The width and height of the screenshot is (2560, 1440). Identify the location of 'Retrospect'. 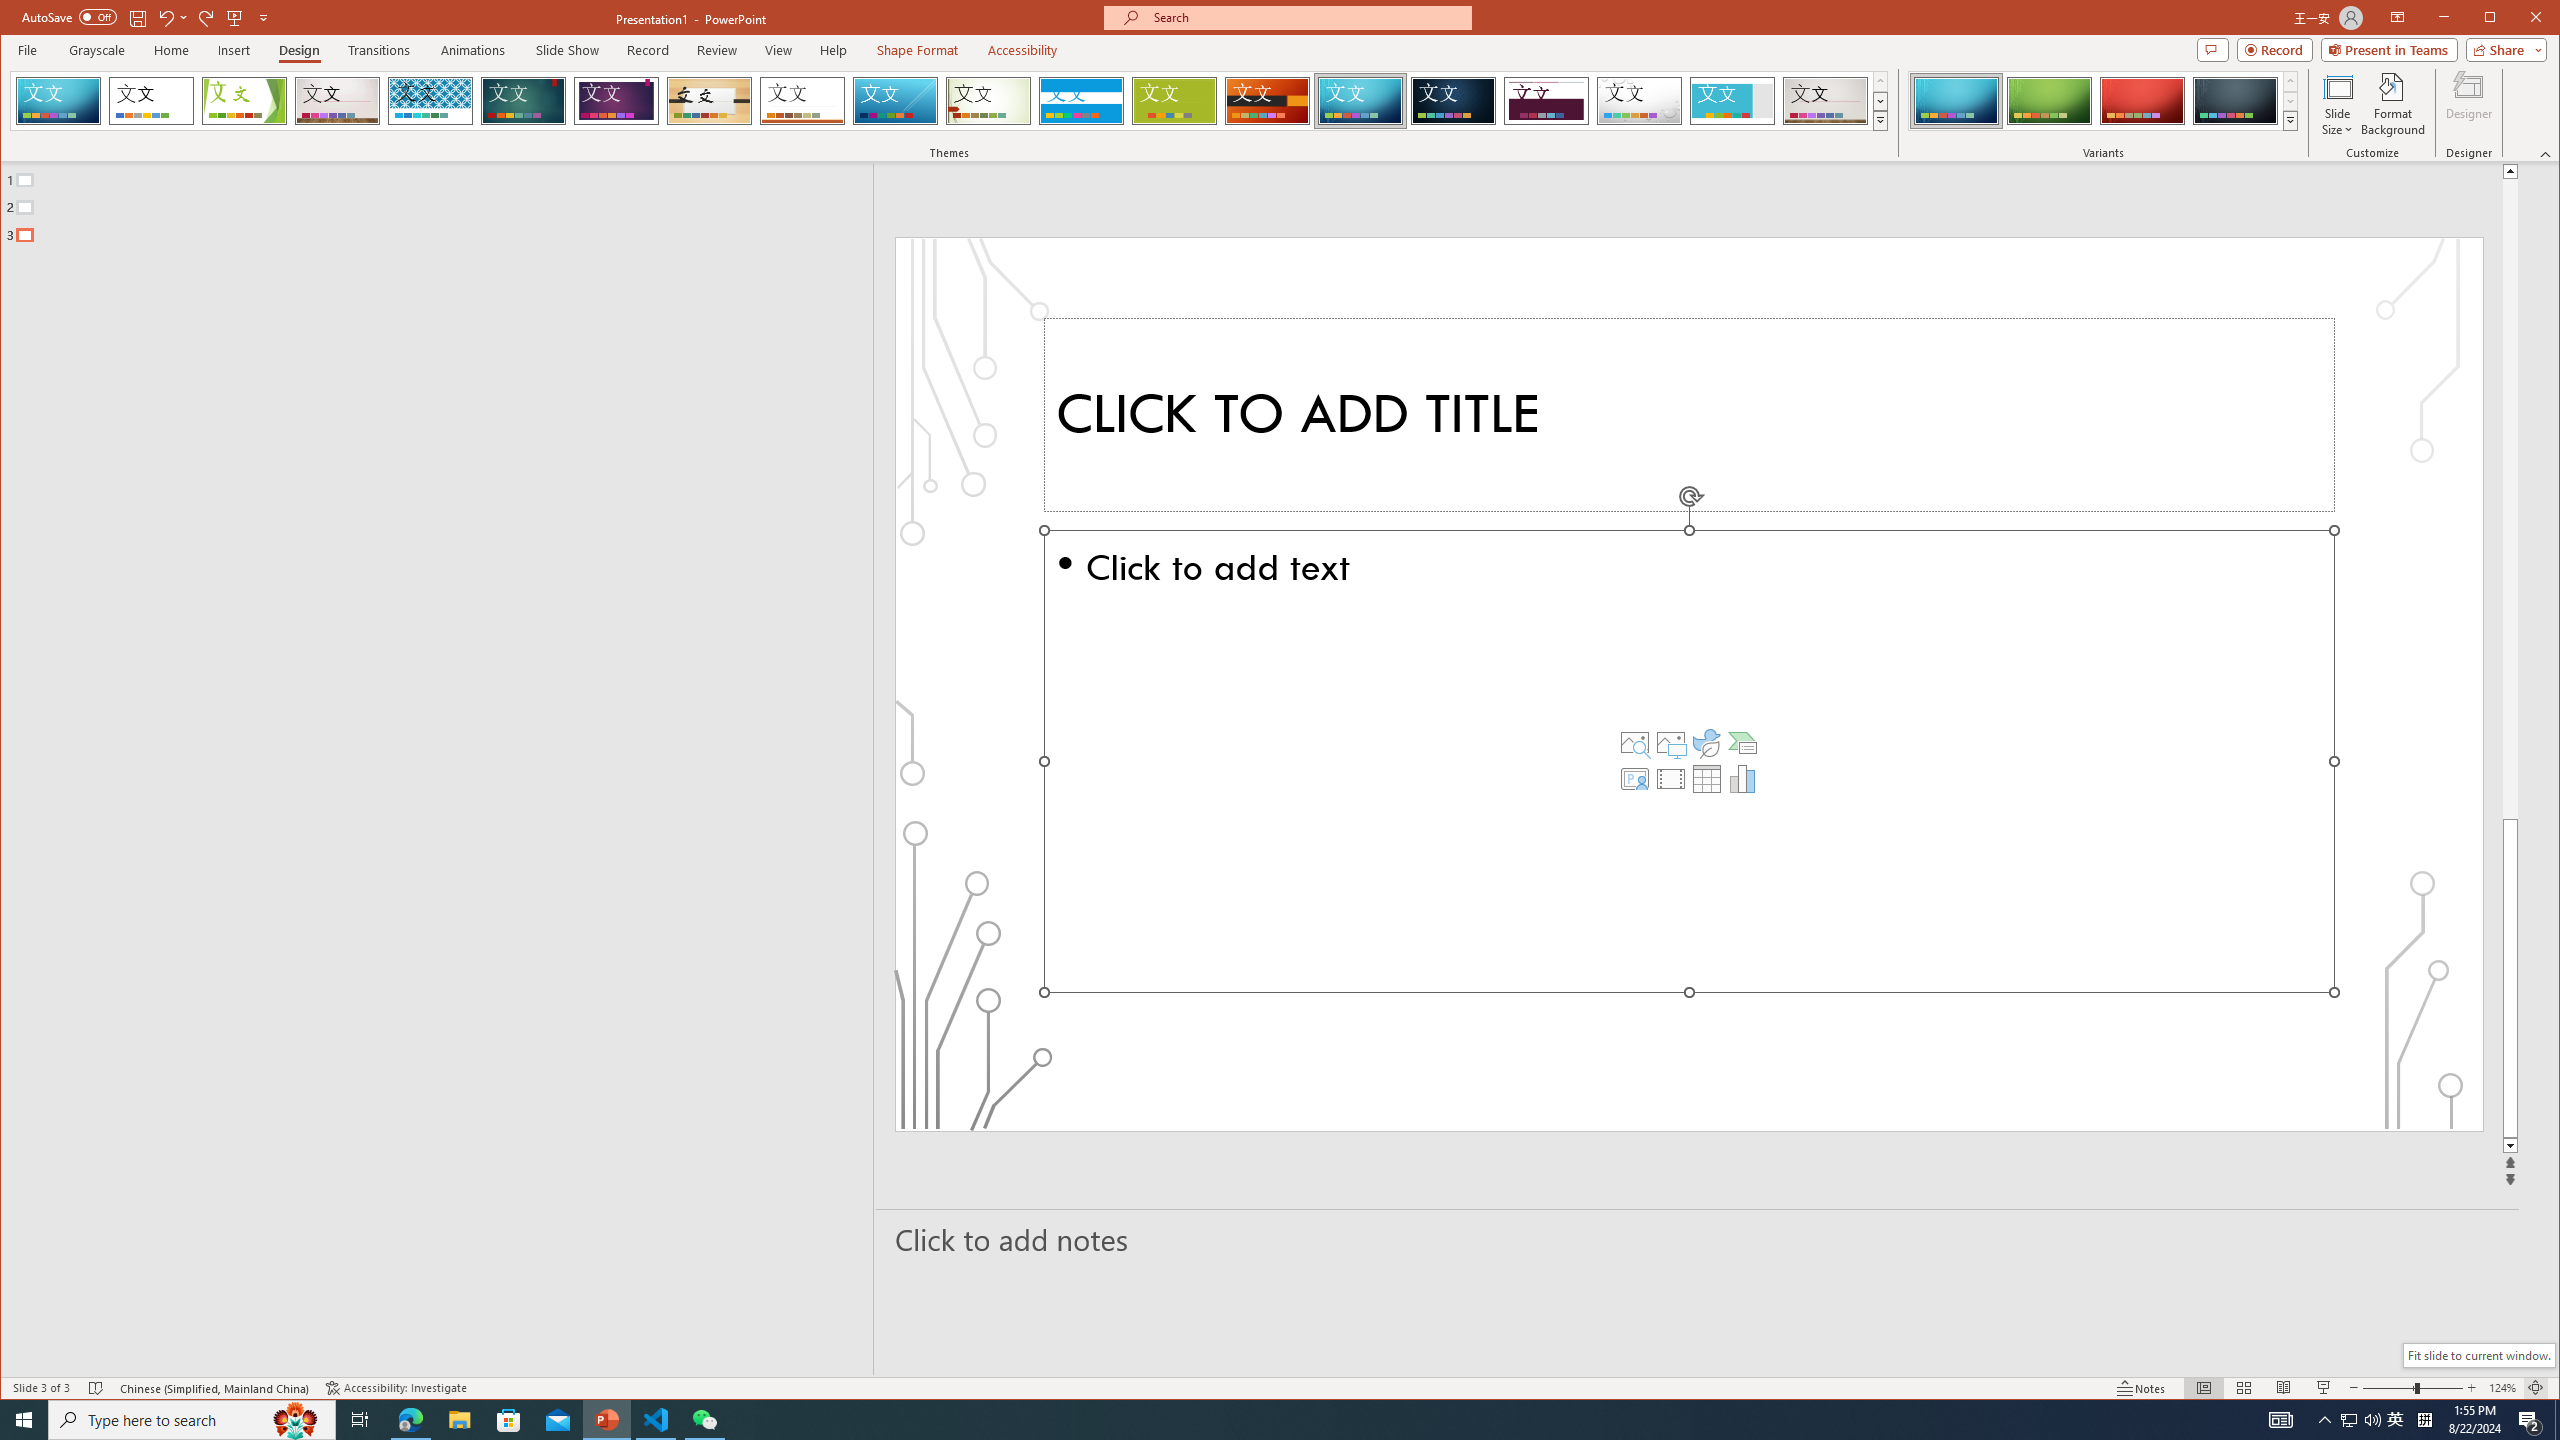
(802, 100).